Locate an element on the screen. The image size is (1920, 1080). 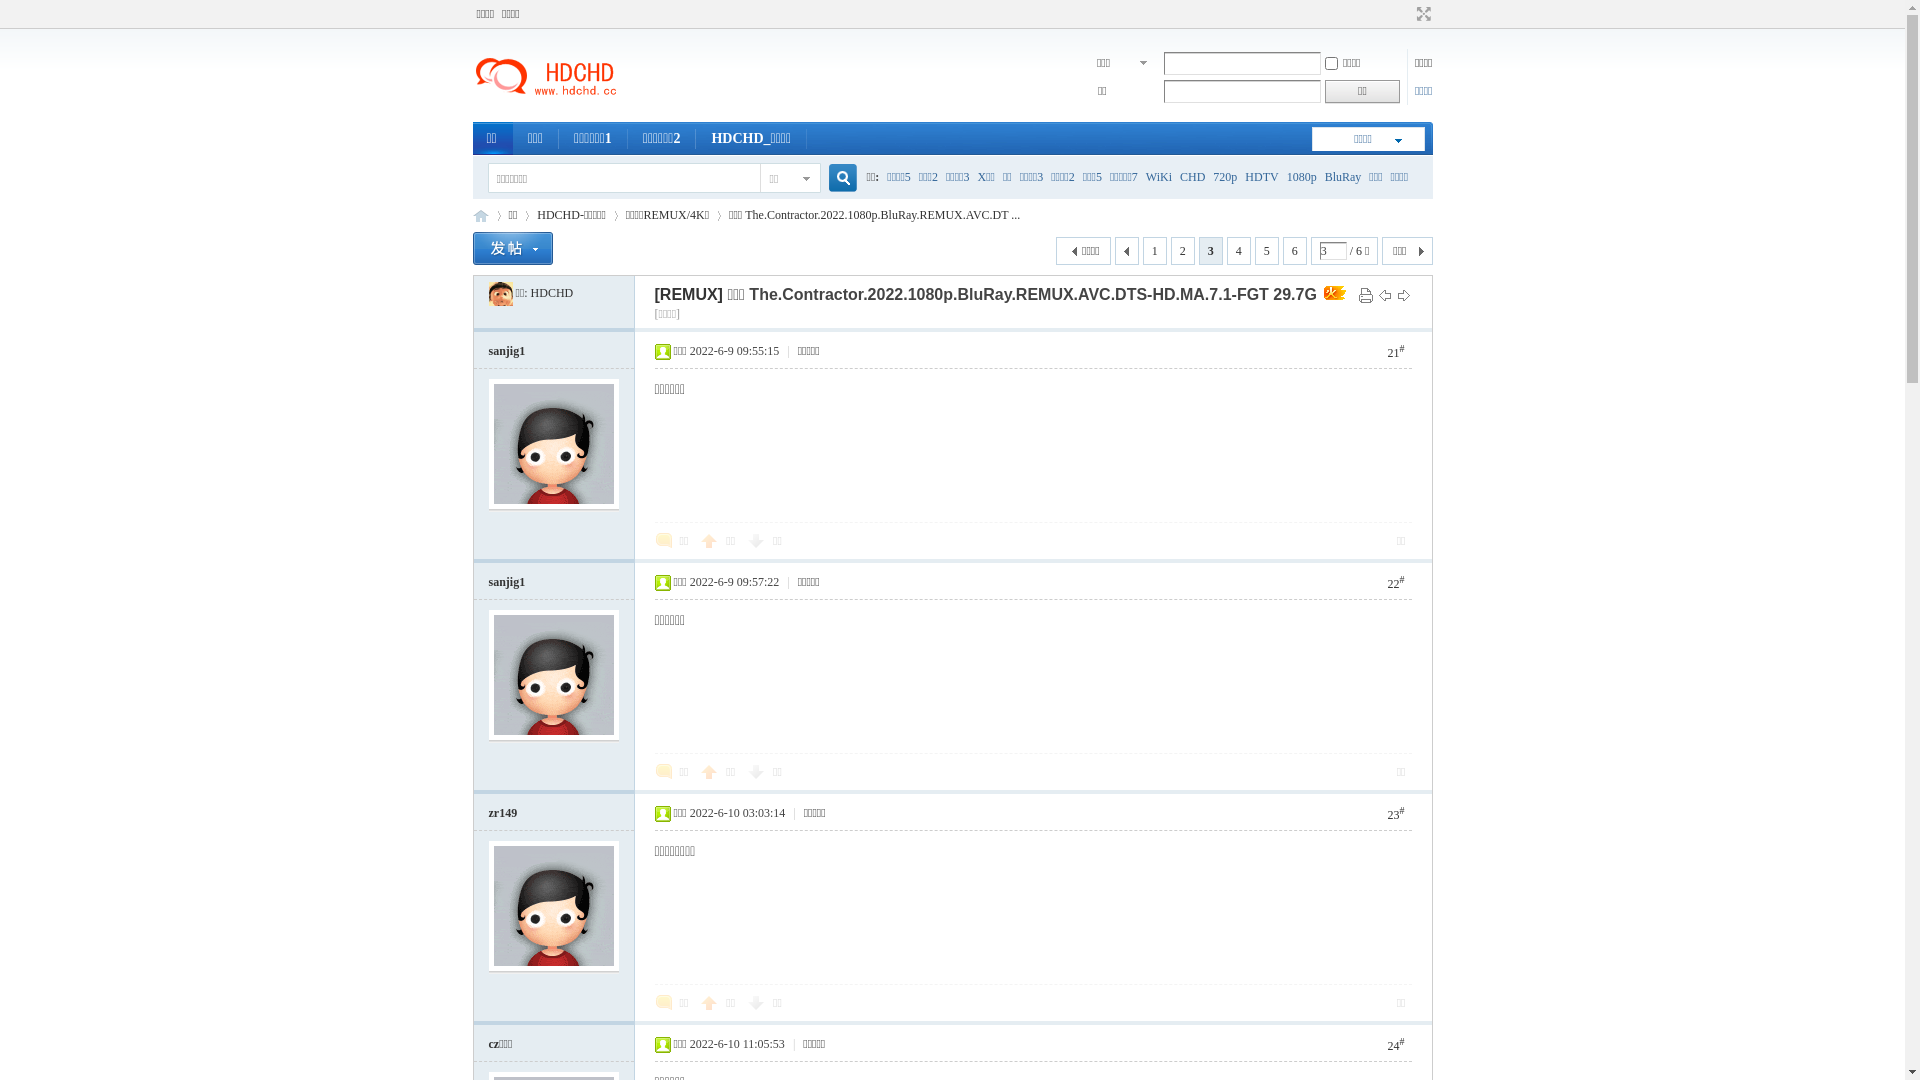
'WiKi' is located at coordinates (1158, 176).